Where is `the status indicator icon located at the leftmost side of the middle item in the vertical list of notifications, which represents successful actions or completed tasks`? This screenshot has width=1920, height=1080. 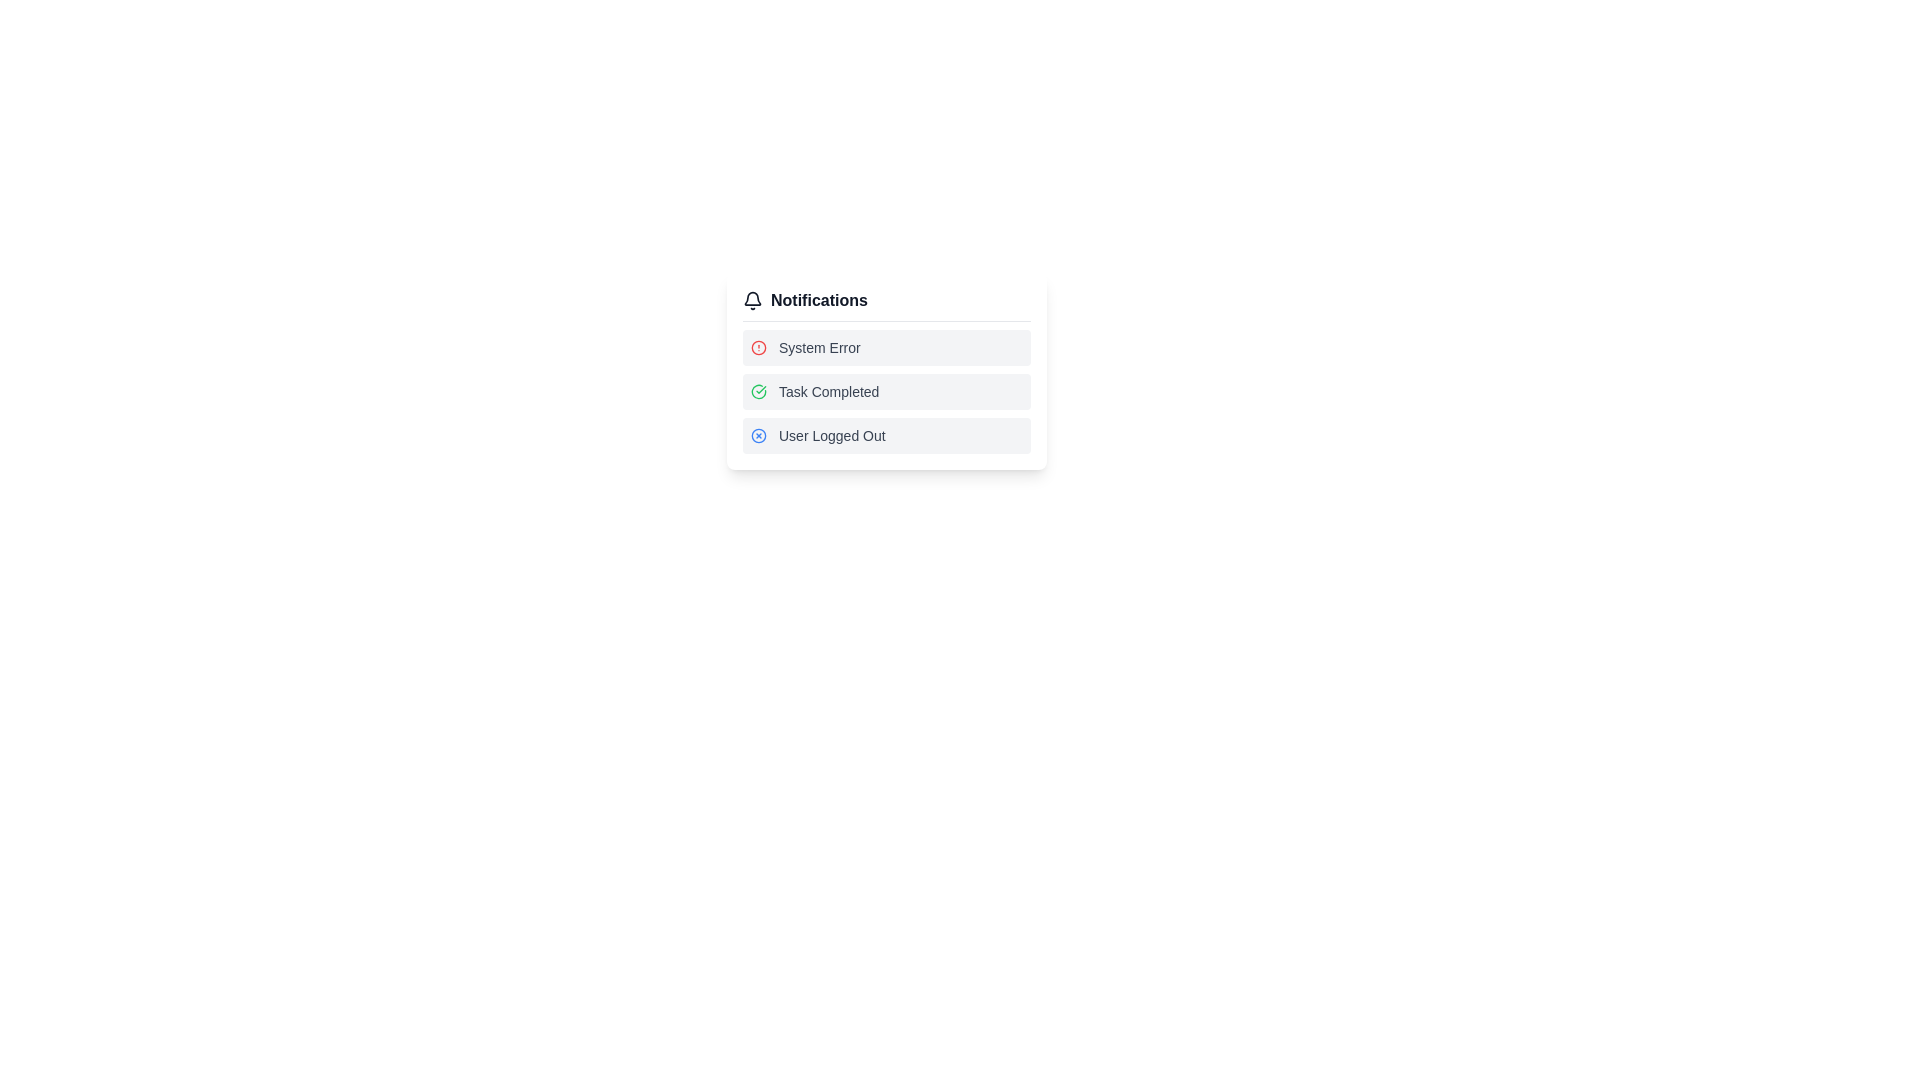 the status indicator icon located at the leftmost side of the middle item in the vertical list of notifications, which represents successful actions or completed tasks is located at coordinates (757, 392).